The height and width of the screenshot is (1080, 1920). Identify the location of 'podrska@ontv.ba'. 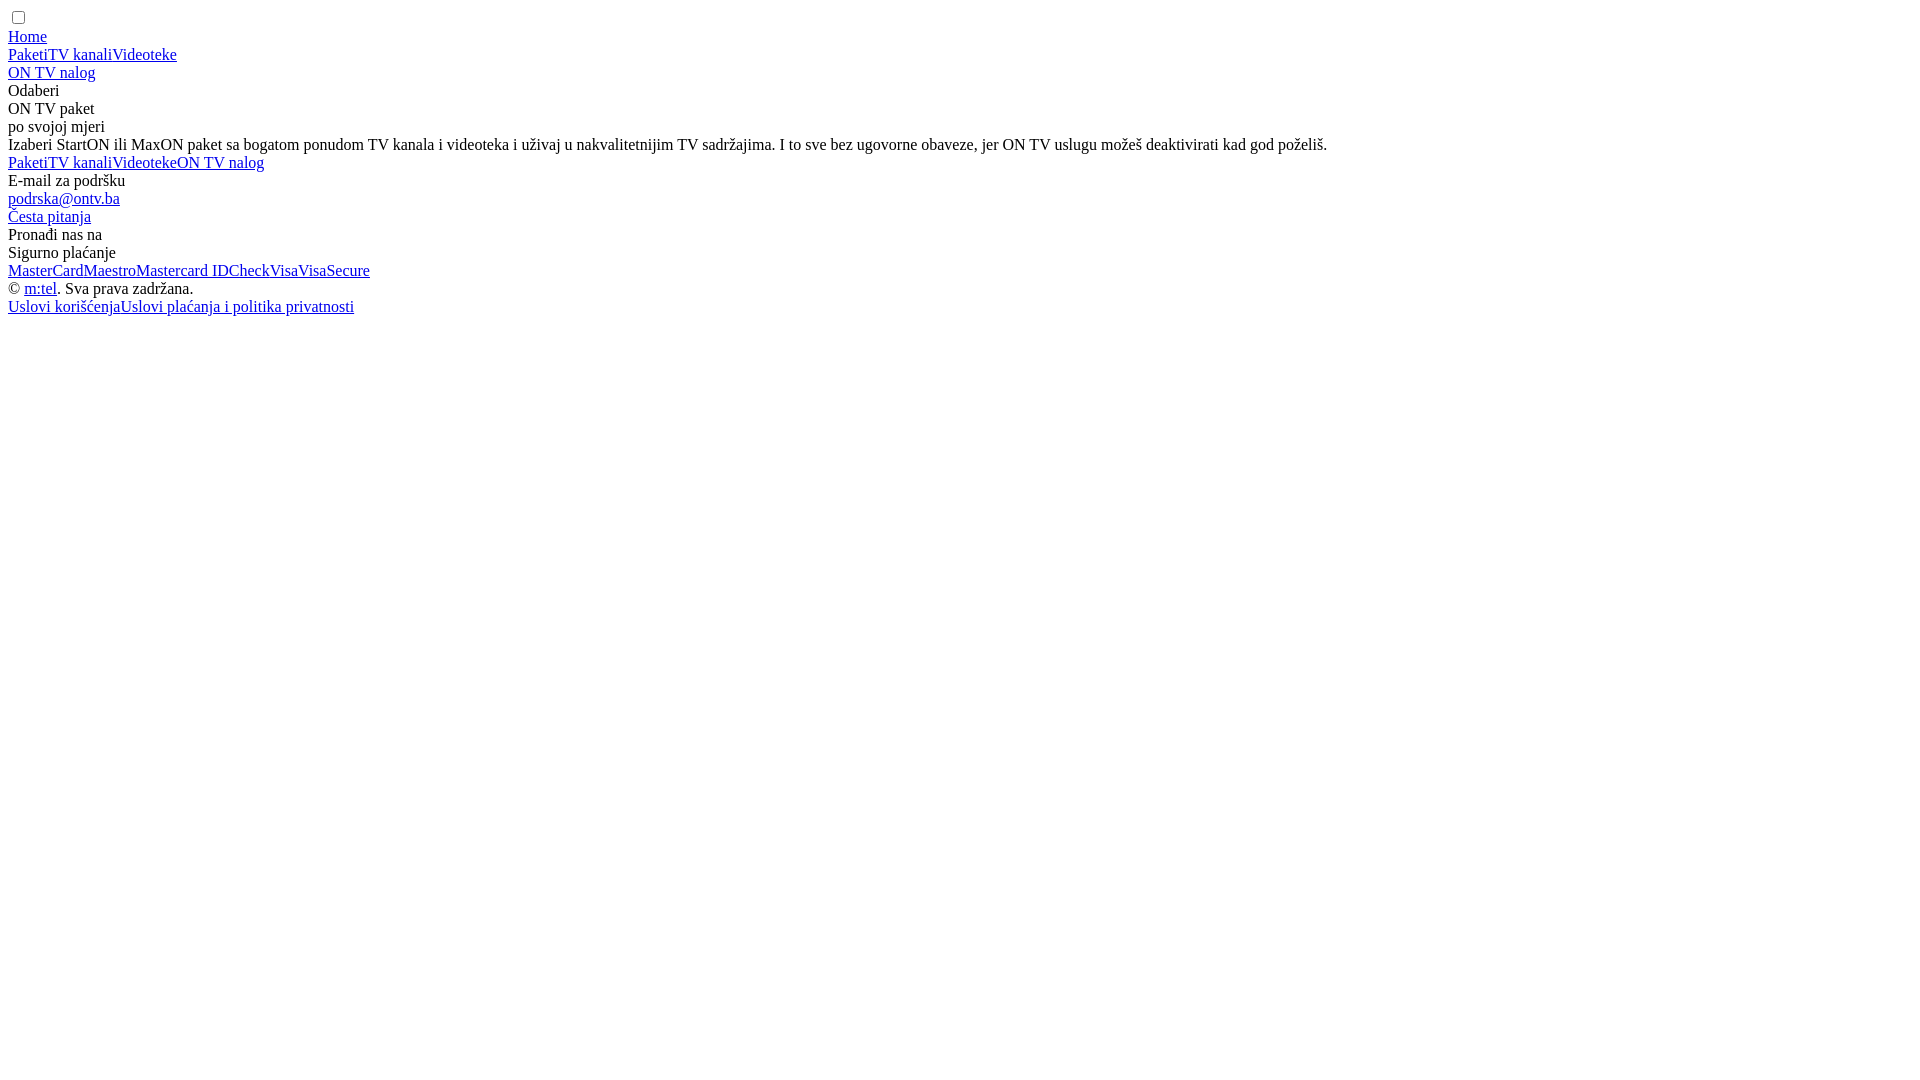
(63, 198).